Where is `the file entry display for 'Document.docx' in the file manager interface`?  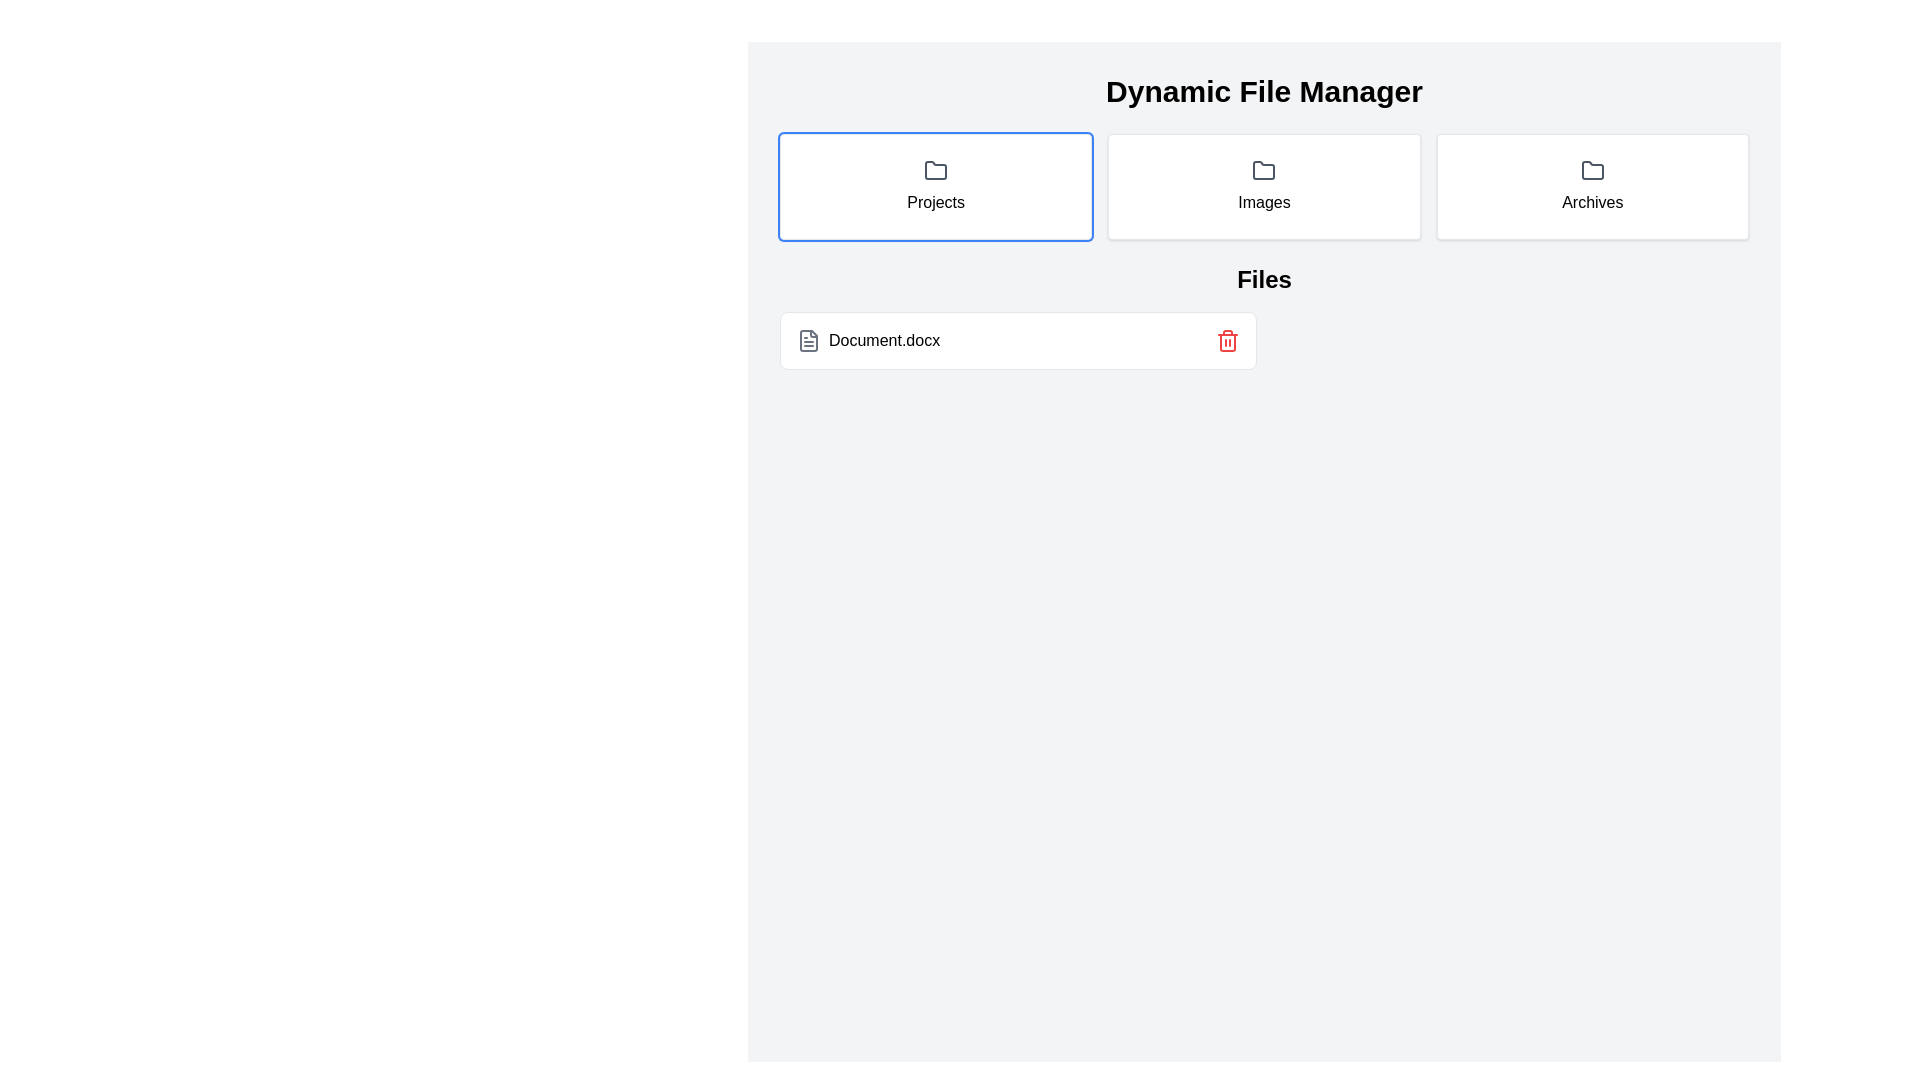
the file entry display for 'Document.docx' in the file manager interface is located at coordinates (1263, 339).